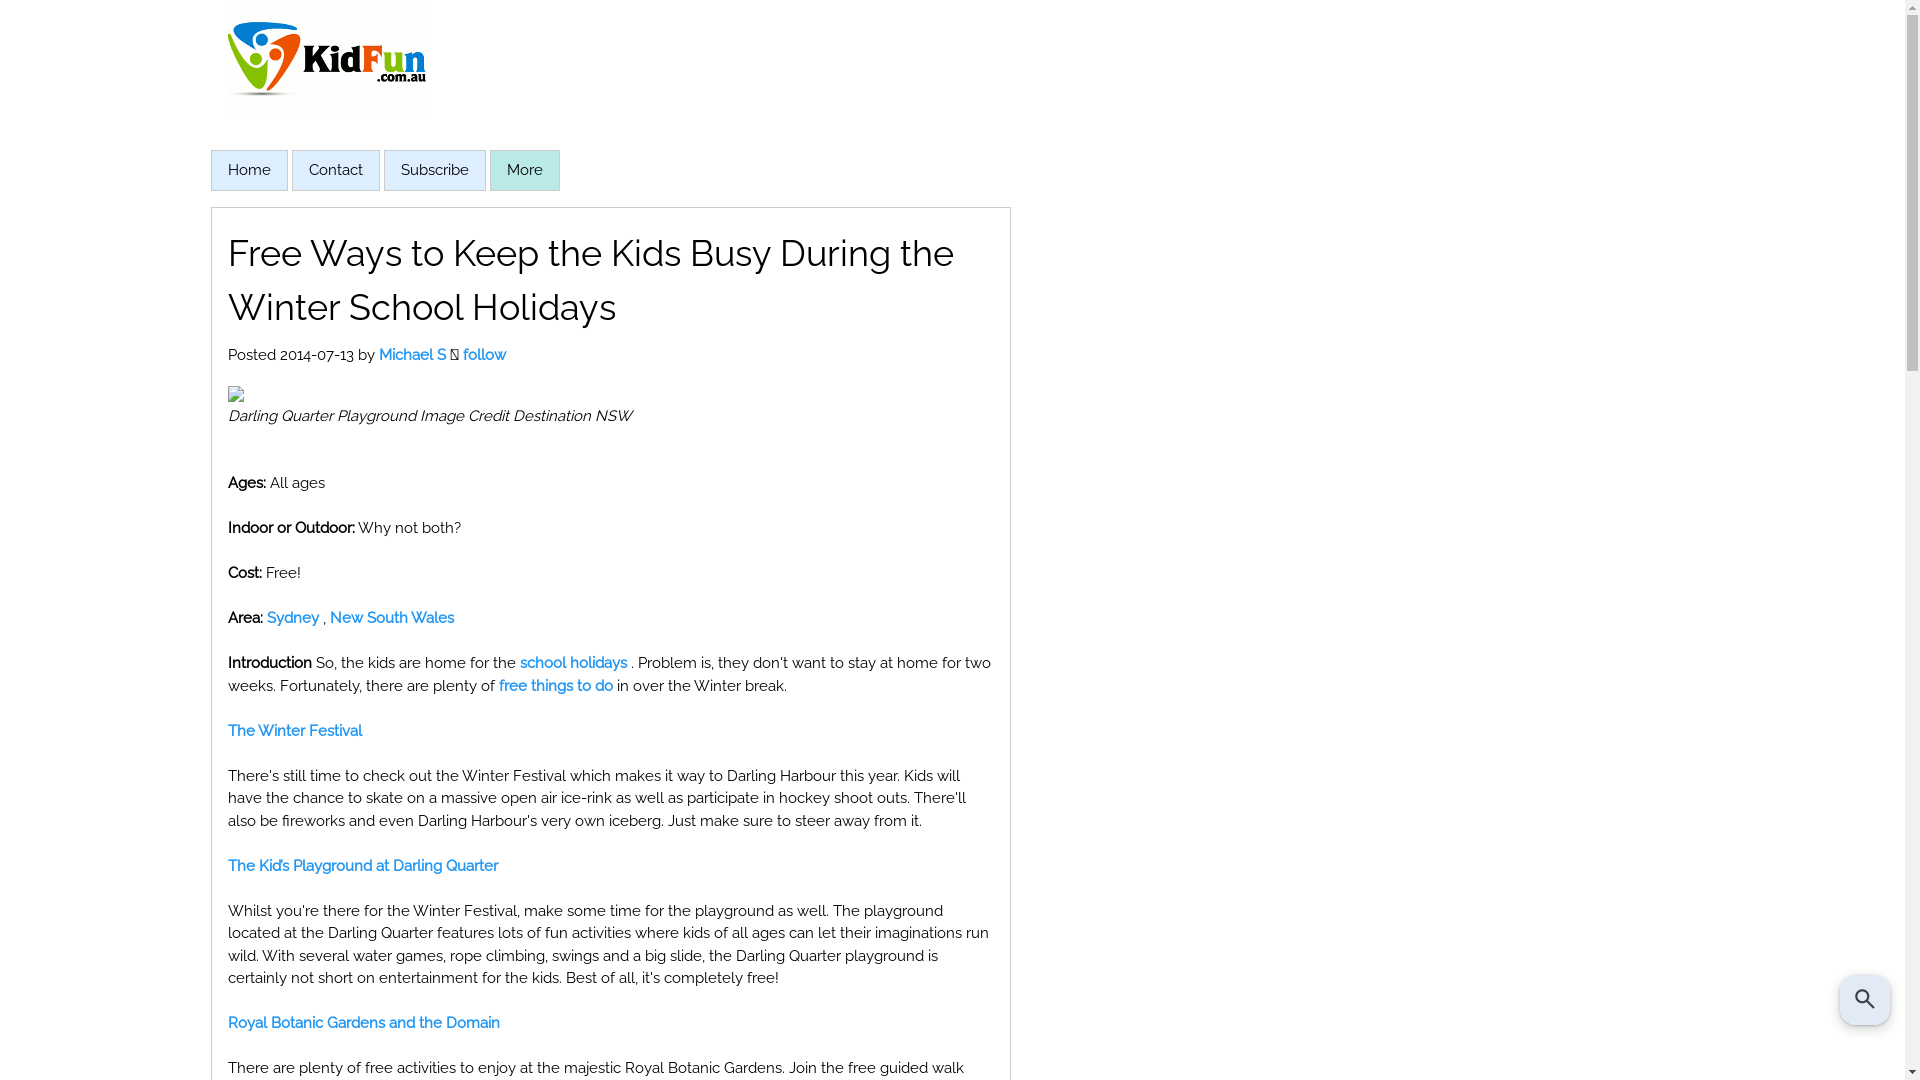  What do you see at coordinates (293, 731) in the screenshot?
I see `'The Winter Festival'` at bounding box center [293, 731].